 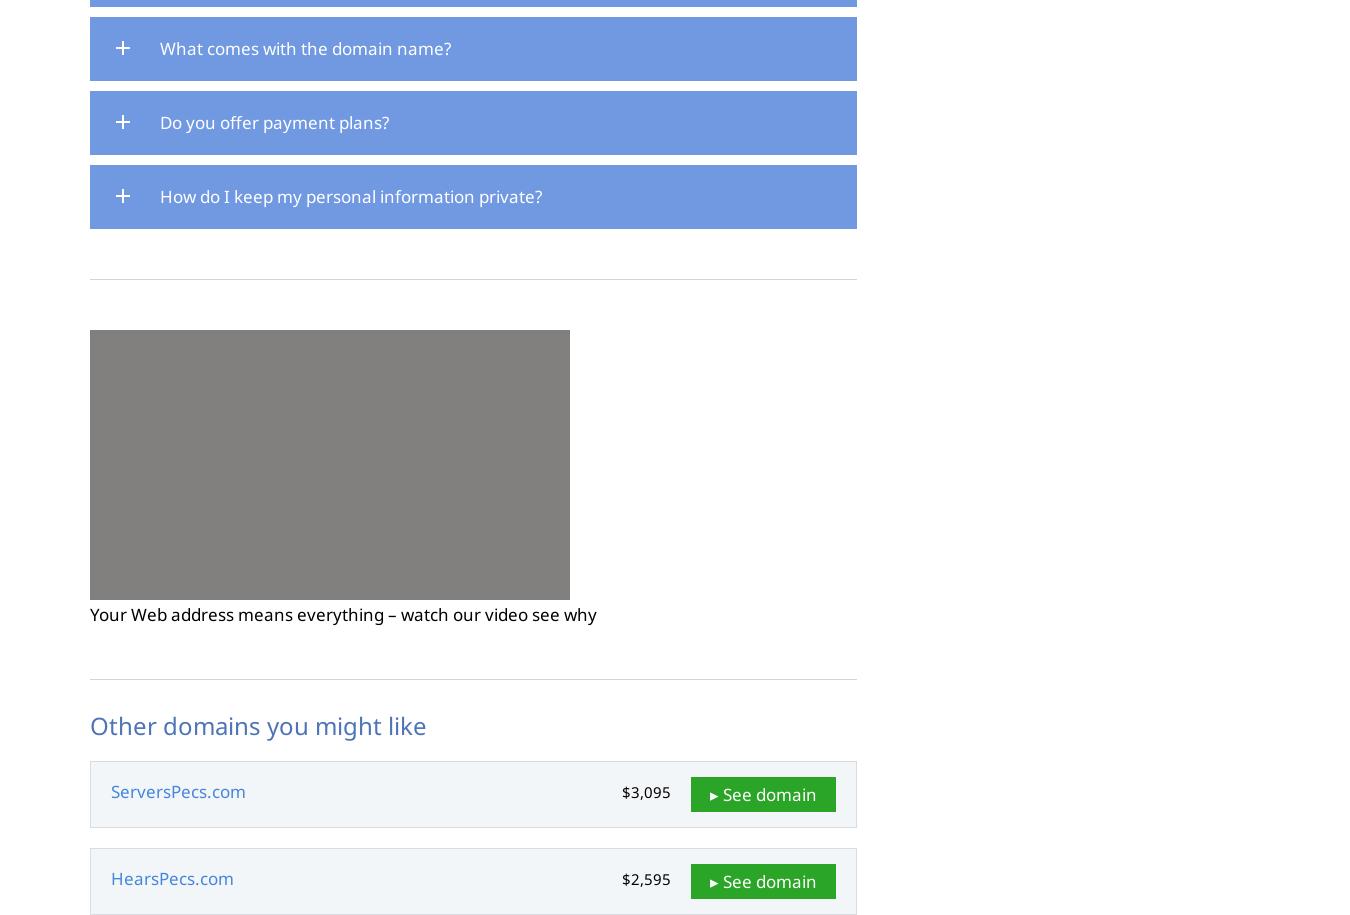 What do you see at coordinates (304, 48) in the screenshot?
I see `'What comes with the domain name?'` at bounding box center [304, 48].